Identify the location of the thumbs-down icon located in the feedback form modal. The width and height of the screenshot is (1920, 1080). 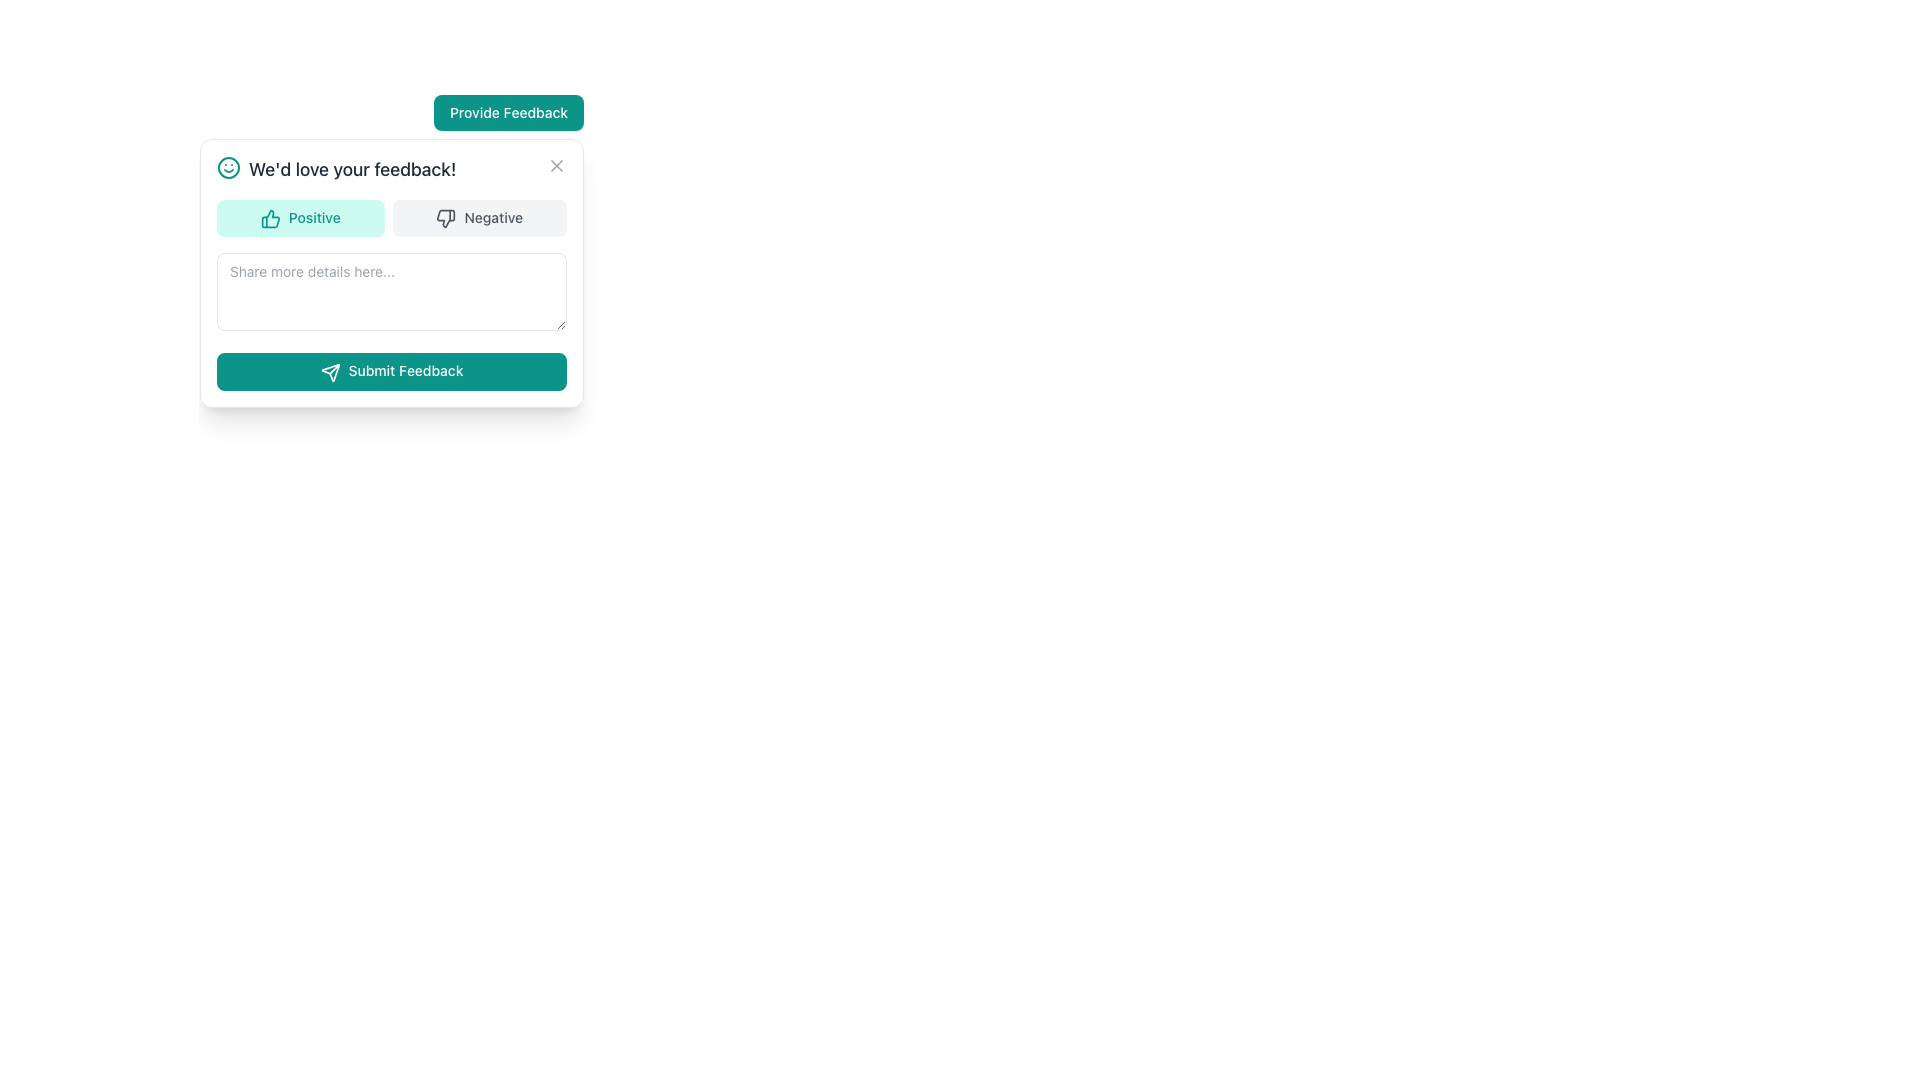
(445, 219).